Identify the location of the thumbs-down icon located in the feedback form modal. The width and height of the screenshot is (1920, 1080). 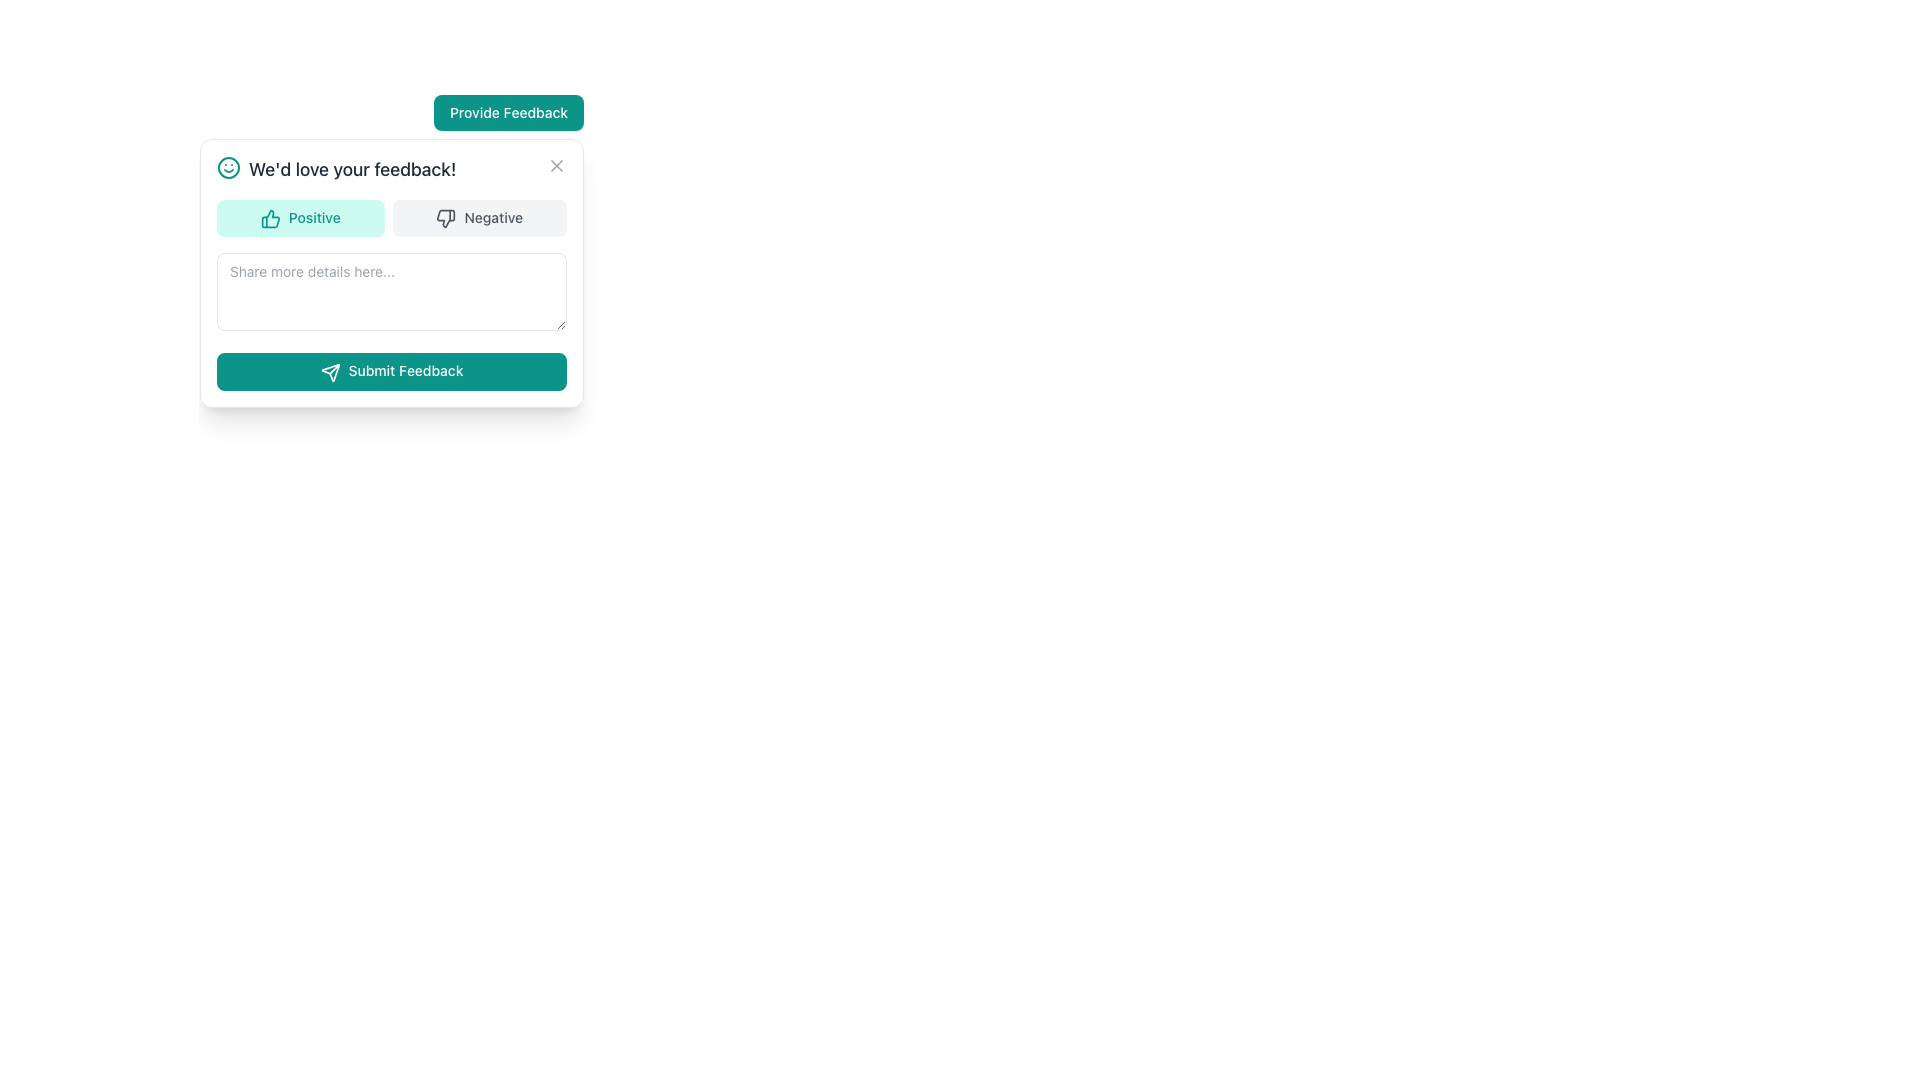
(445, 219).